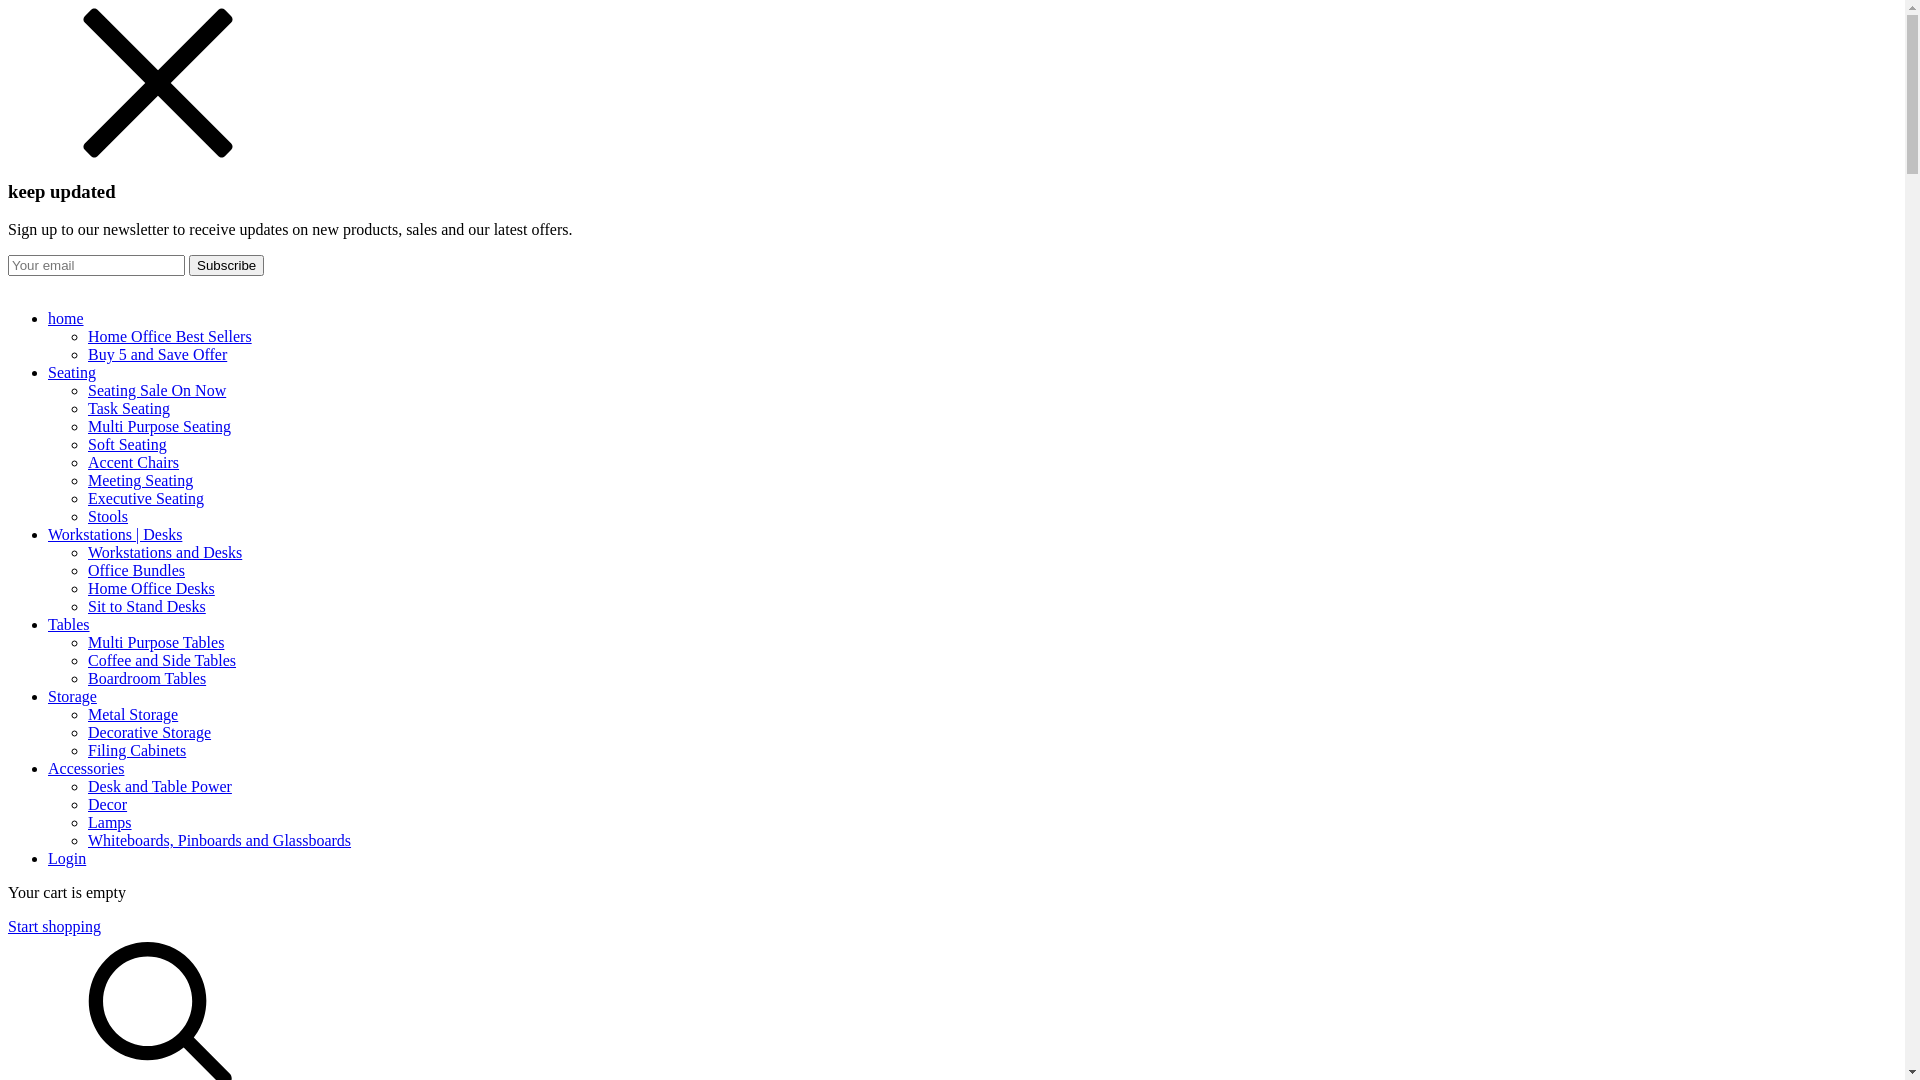 The height and width of the screenshot is (1080, 1920). I want to click on 'Storage', so click(972, 696).